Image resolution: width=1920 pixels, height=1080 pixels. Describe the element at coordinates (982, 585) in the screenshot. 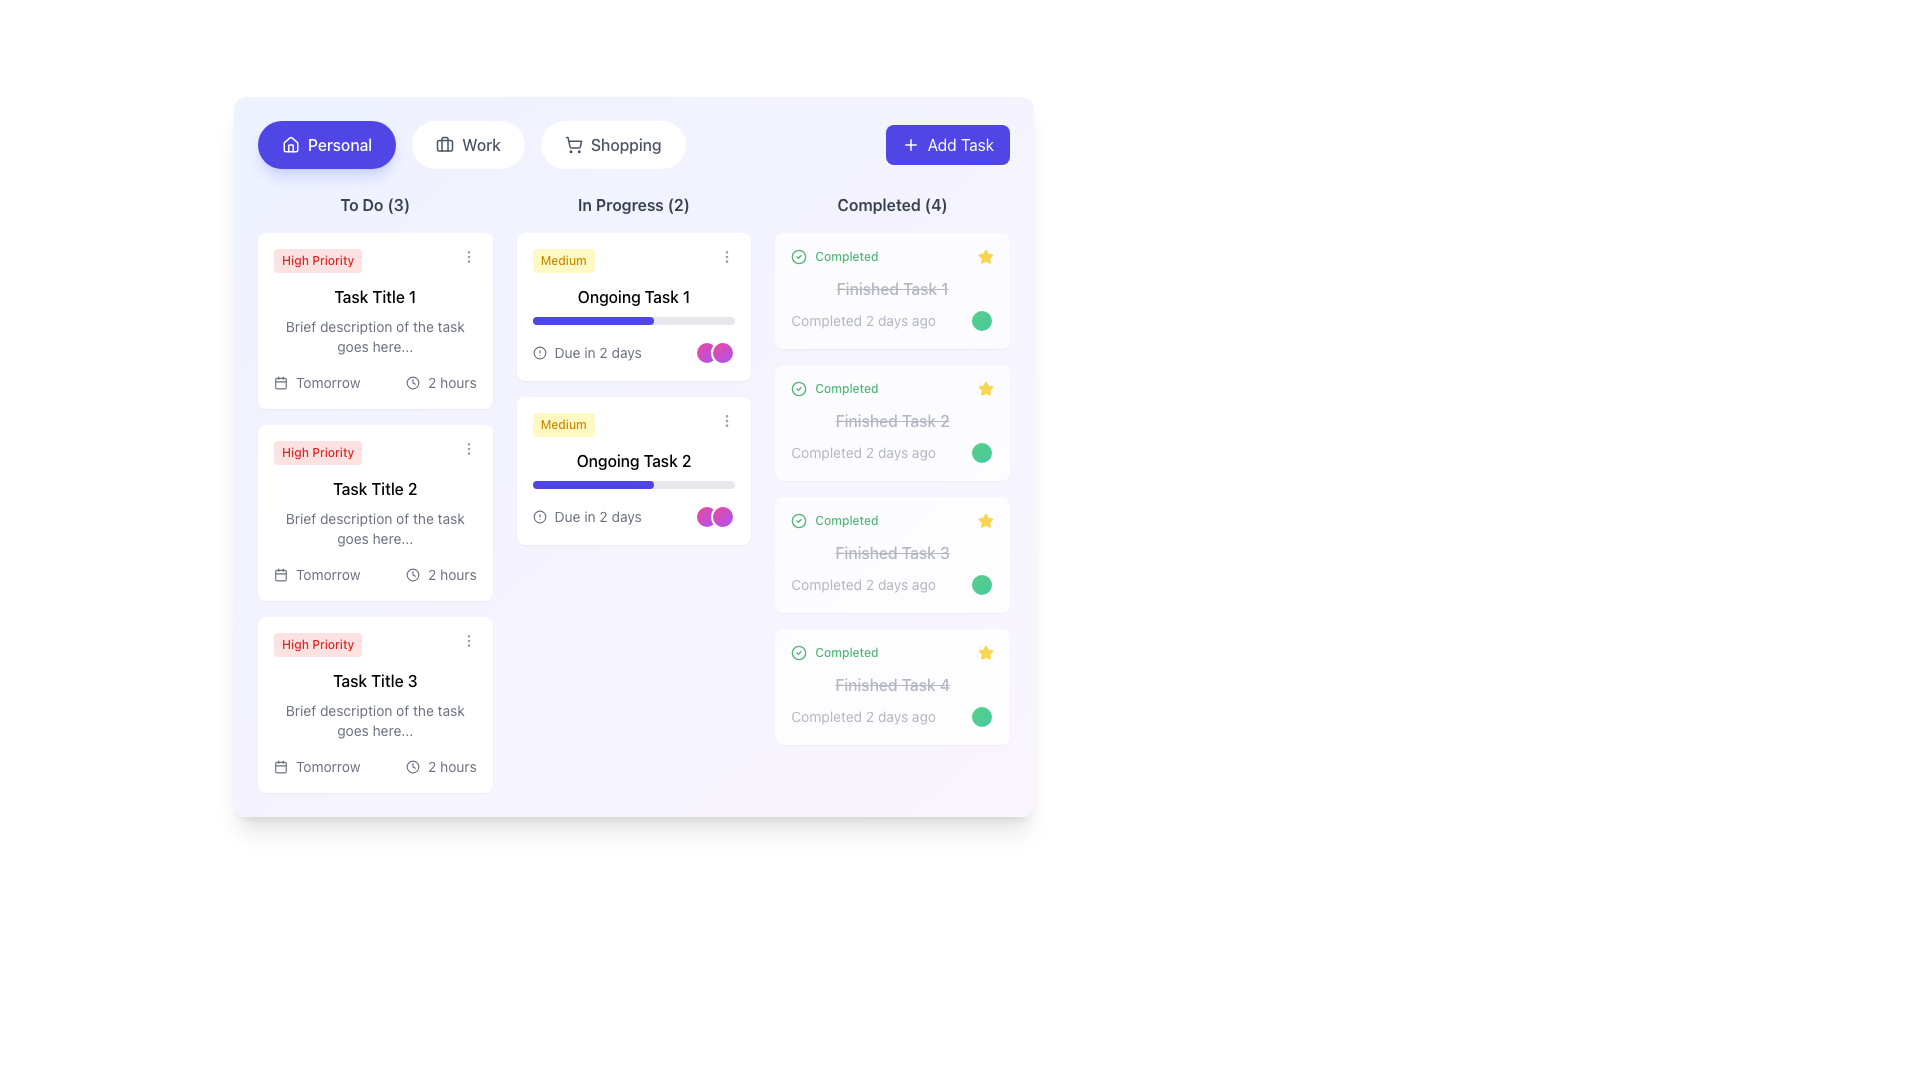

I see `the status indicator located in the 'Completed' section next to the text 'Completed 2 days ago' and adjacent to 'Finished Task 3'` at that location.